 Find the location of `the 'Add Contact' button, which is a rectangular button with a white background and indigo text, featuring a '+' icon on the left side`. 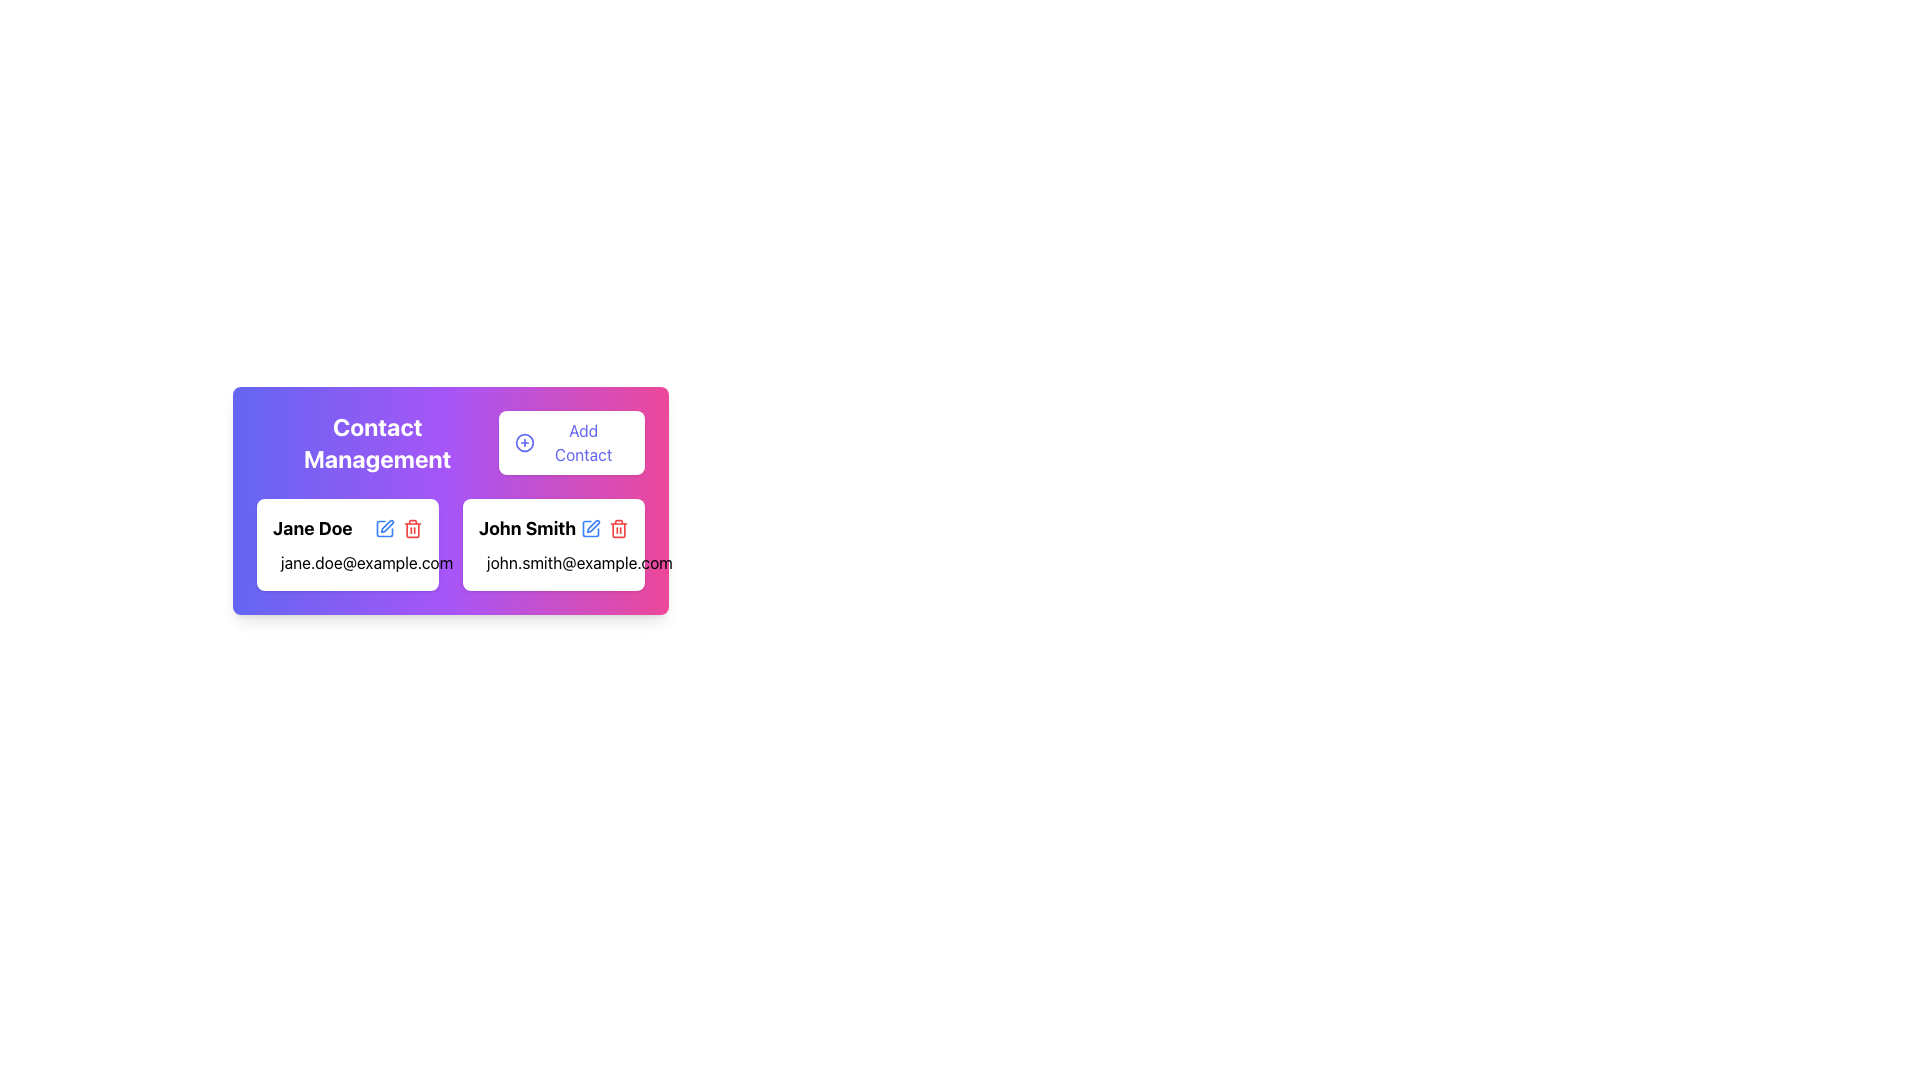

the 'Add Contact' button, which is a rectangular button with a white background and indigo text, featuring a '+' icon on the left side is located at coordinates (570, 442).